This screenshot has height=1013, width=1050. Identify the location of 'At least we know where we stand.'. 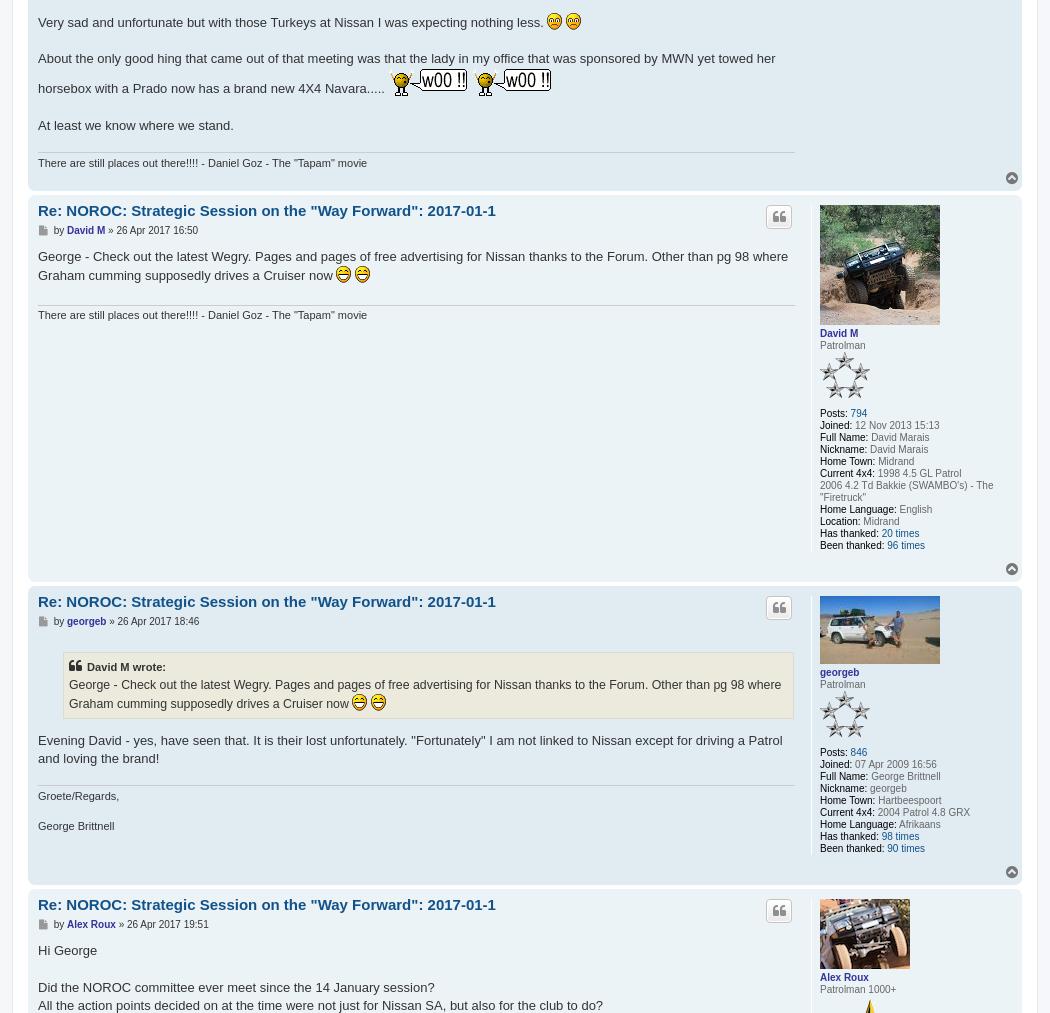
(134, 124).